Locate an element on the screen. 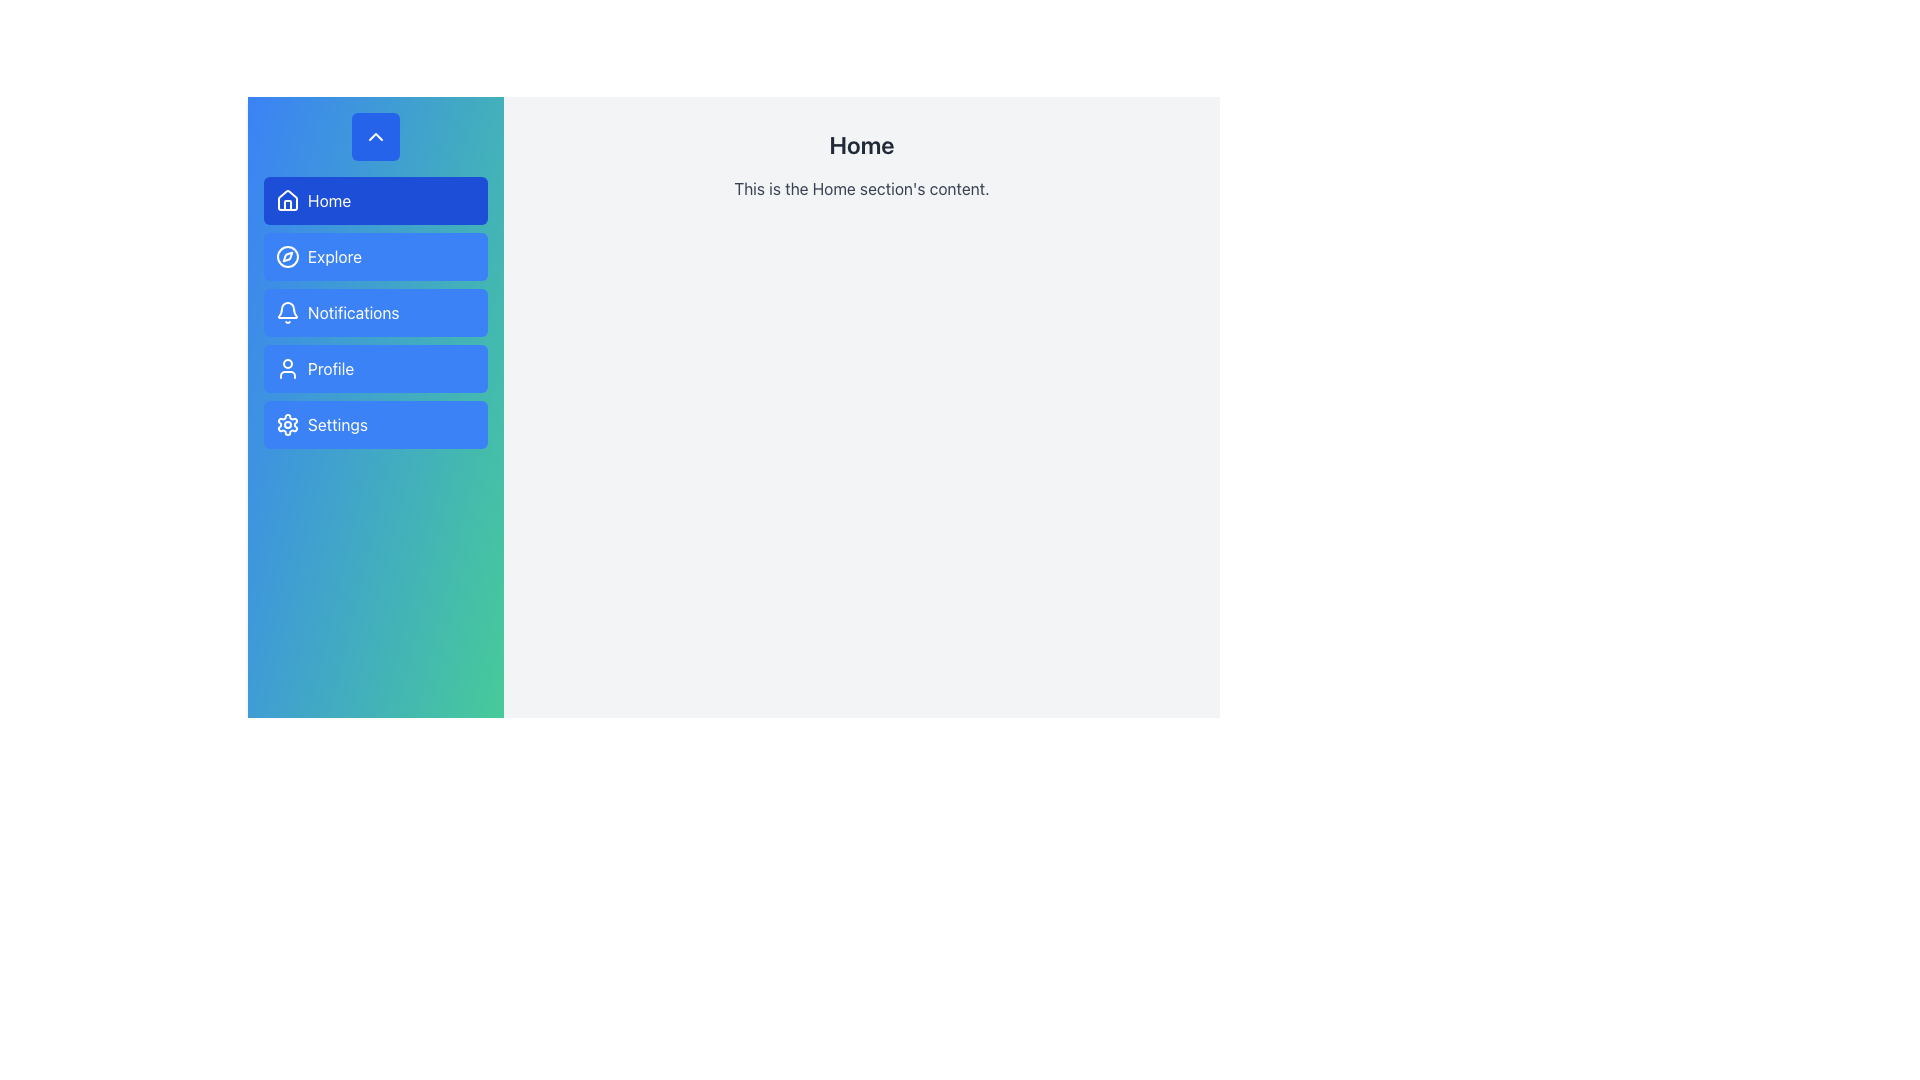  the Text Label that contains the text 'This is the Home section's content.' which is styled with medium gray color and positioned below the 'Home' title is located at coordinates (862, 189).